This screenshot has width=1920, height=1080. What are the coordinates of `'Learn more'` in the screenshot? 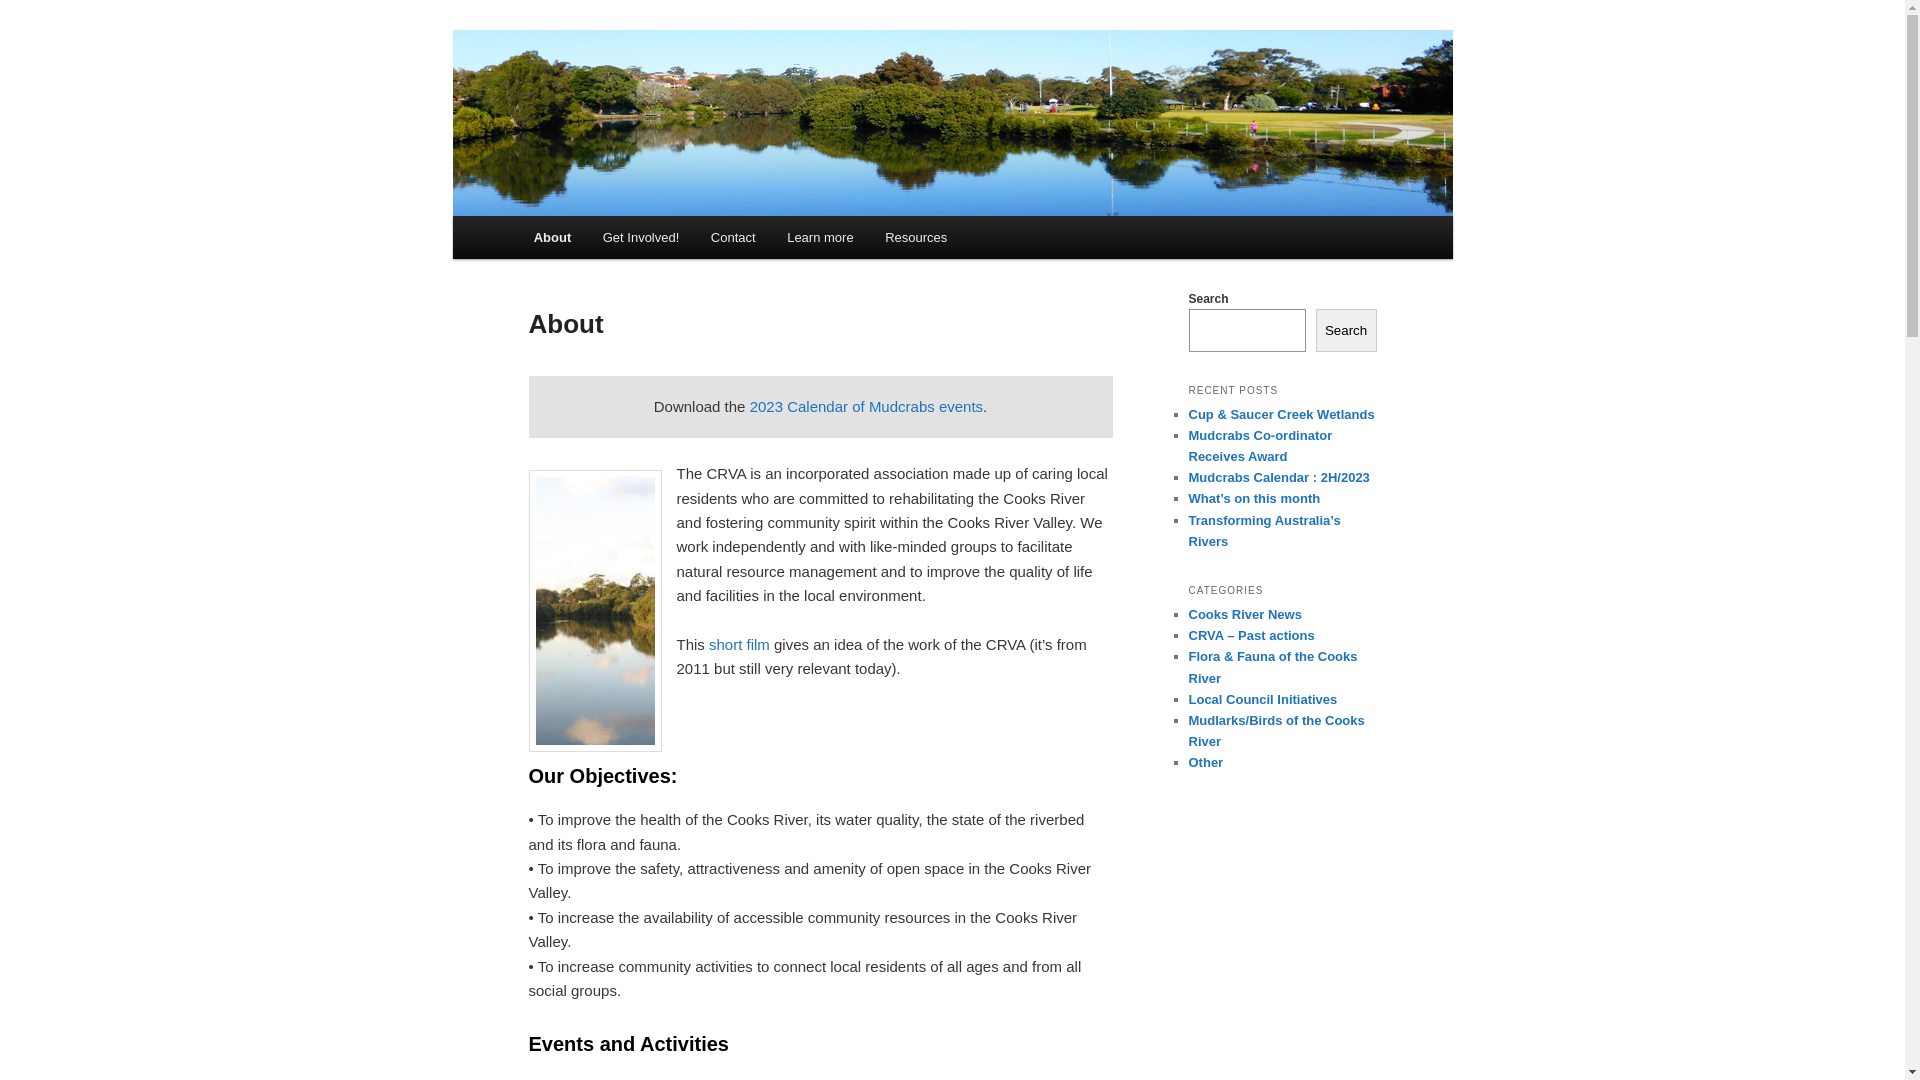 It's located at (820, 236).